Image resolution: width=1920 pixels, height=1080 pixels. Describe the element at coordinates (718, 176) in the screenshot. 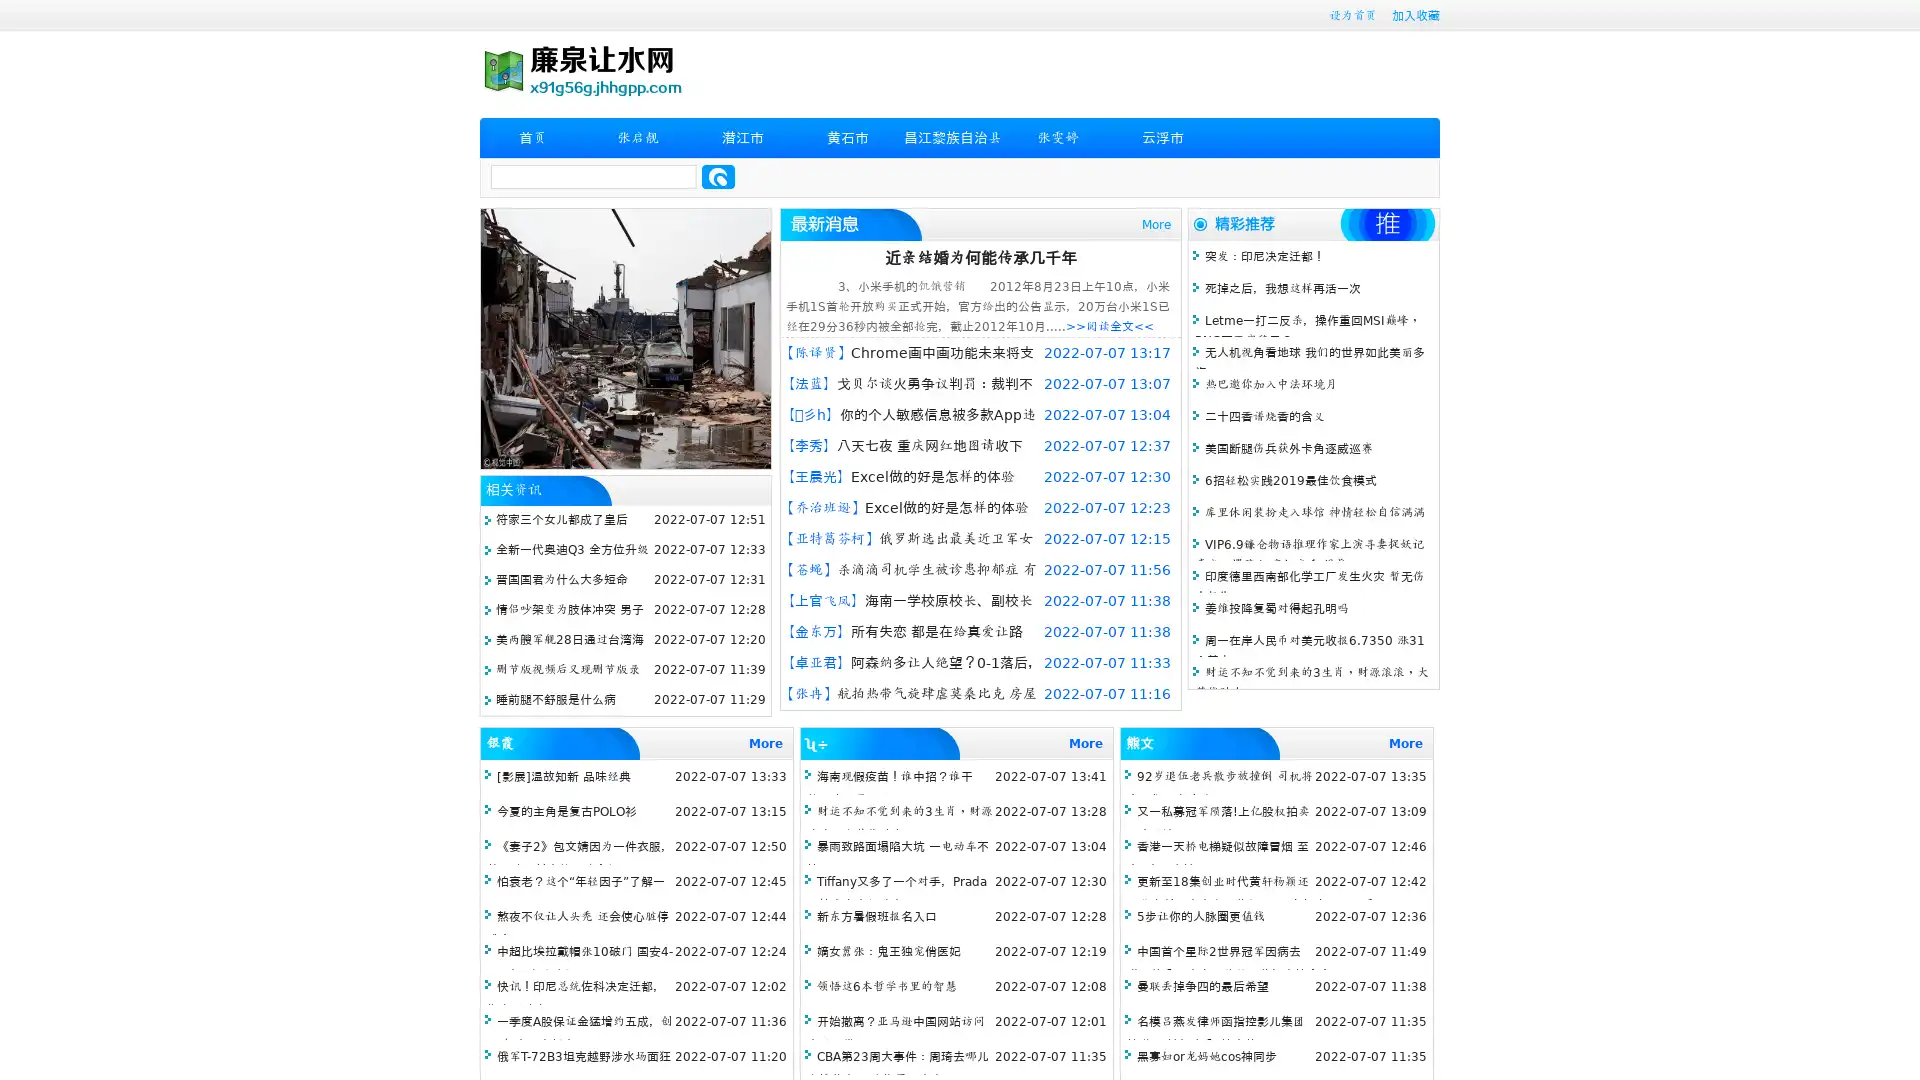

I see `Search` at that location.